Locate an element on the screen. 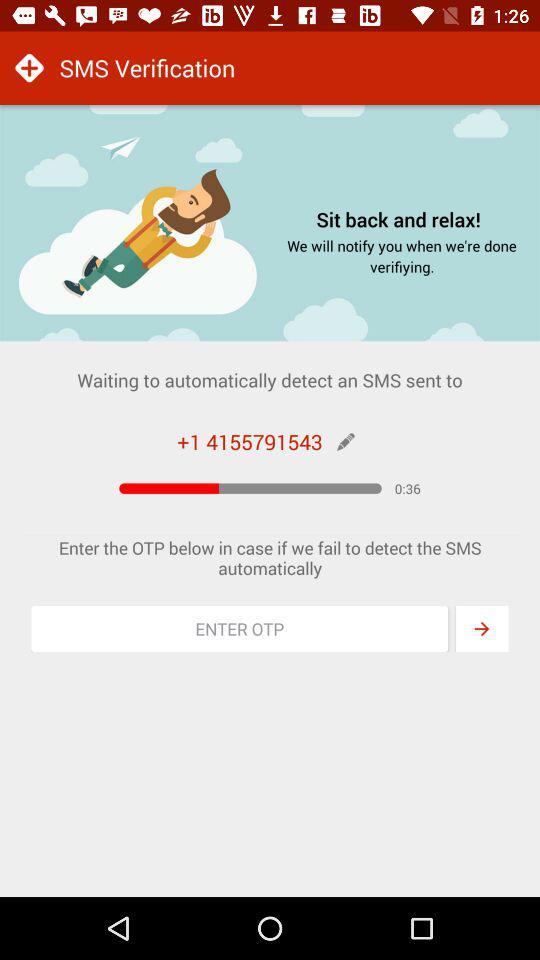 This screenshot has height=960, width=540. continue to next page is located at coordinates (481, 628).